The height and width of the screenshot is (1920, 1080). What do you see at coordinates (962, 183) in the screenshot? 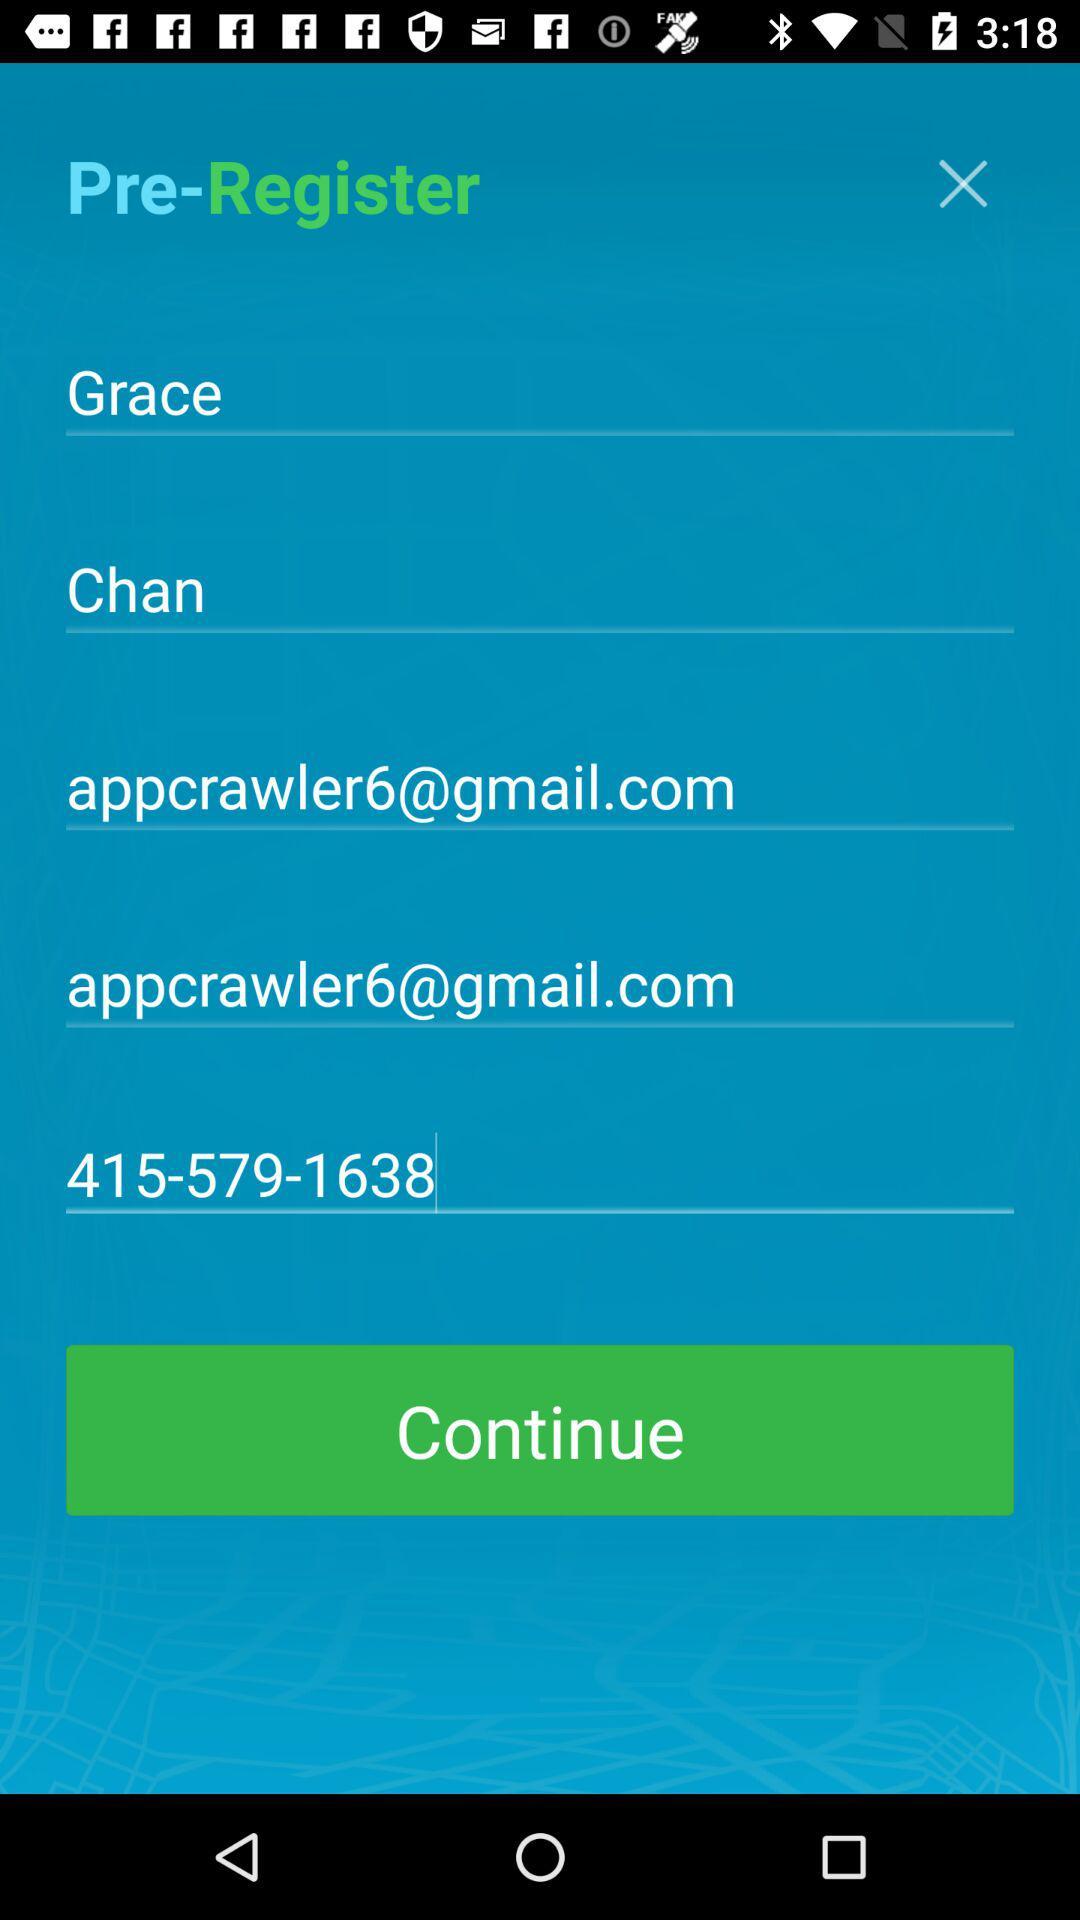
I see `the icon above the grace` at bounding box center [962, 183].